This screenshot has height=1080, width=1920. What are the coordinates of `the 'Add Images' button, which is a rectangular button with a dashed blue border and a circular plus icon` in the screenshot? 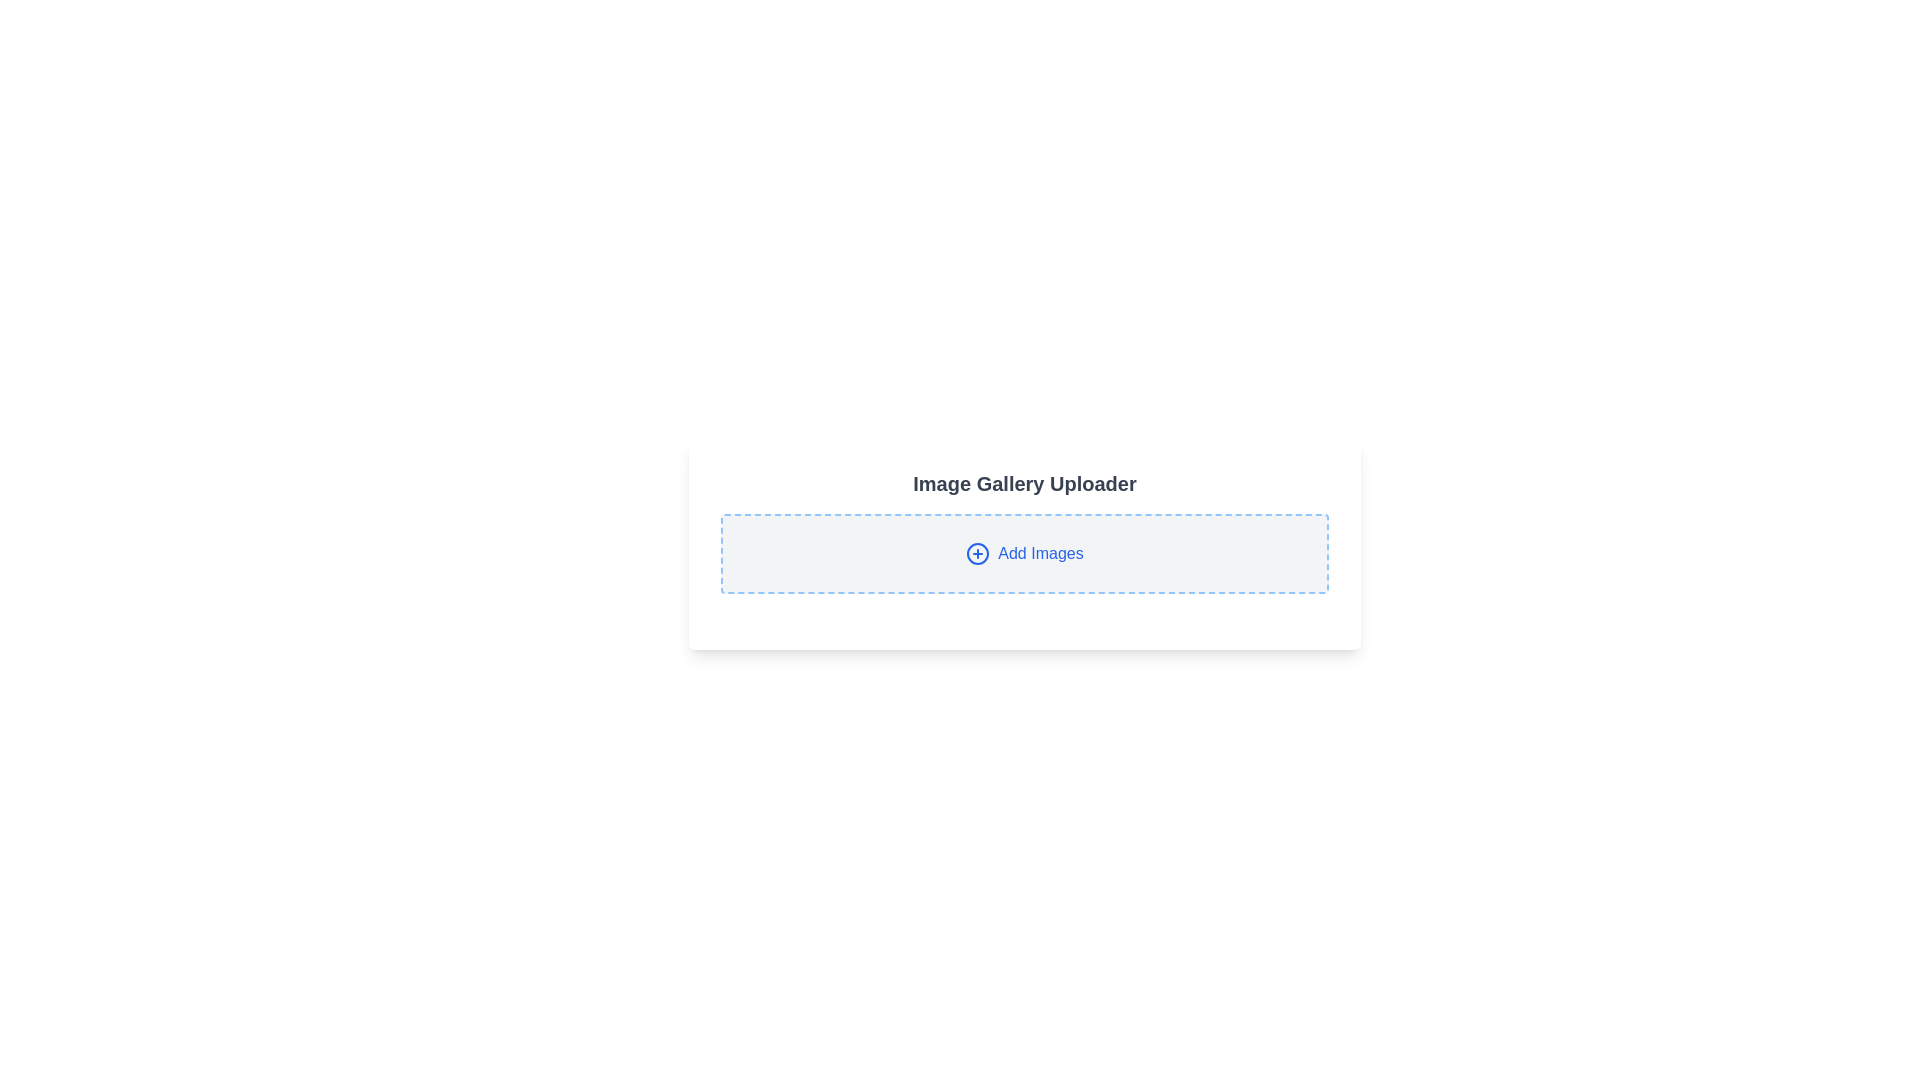 It's located at (1025, 554).